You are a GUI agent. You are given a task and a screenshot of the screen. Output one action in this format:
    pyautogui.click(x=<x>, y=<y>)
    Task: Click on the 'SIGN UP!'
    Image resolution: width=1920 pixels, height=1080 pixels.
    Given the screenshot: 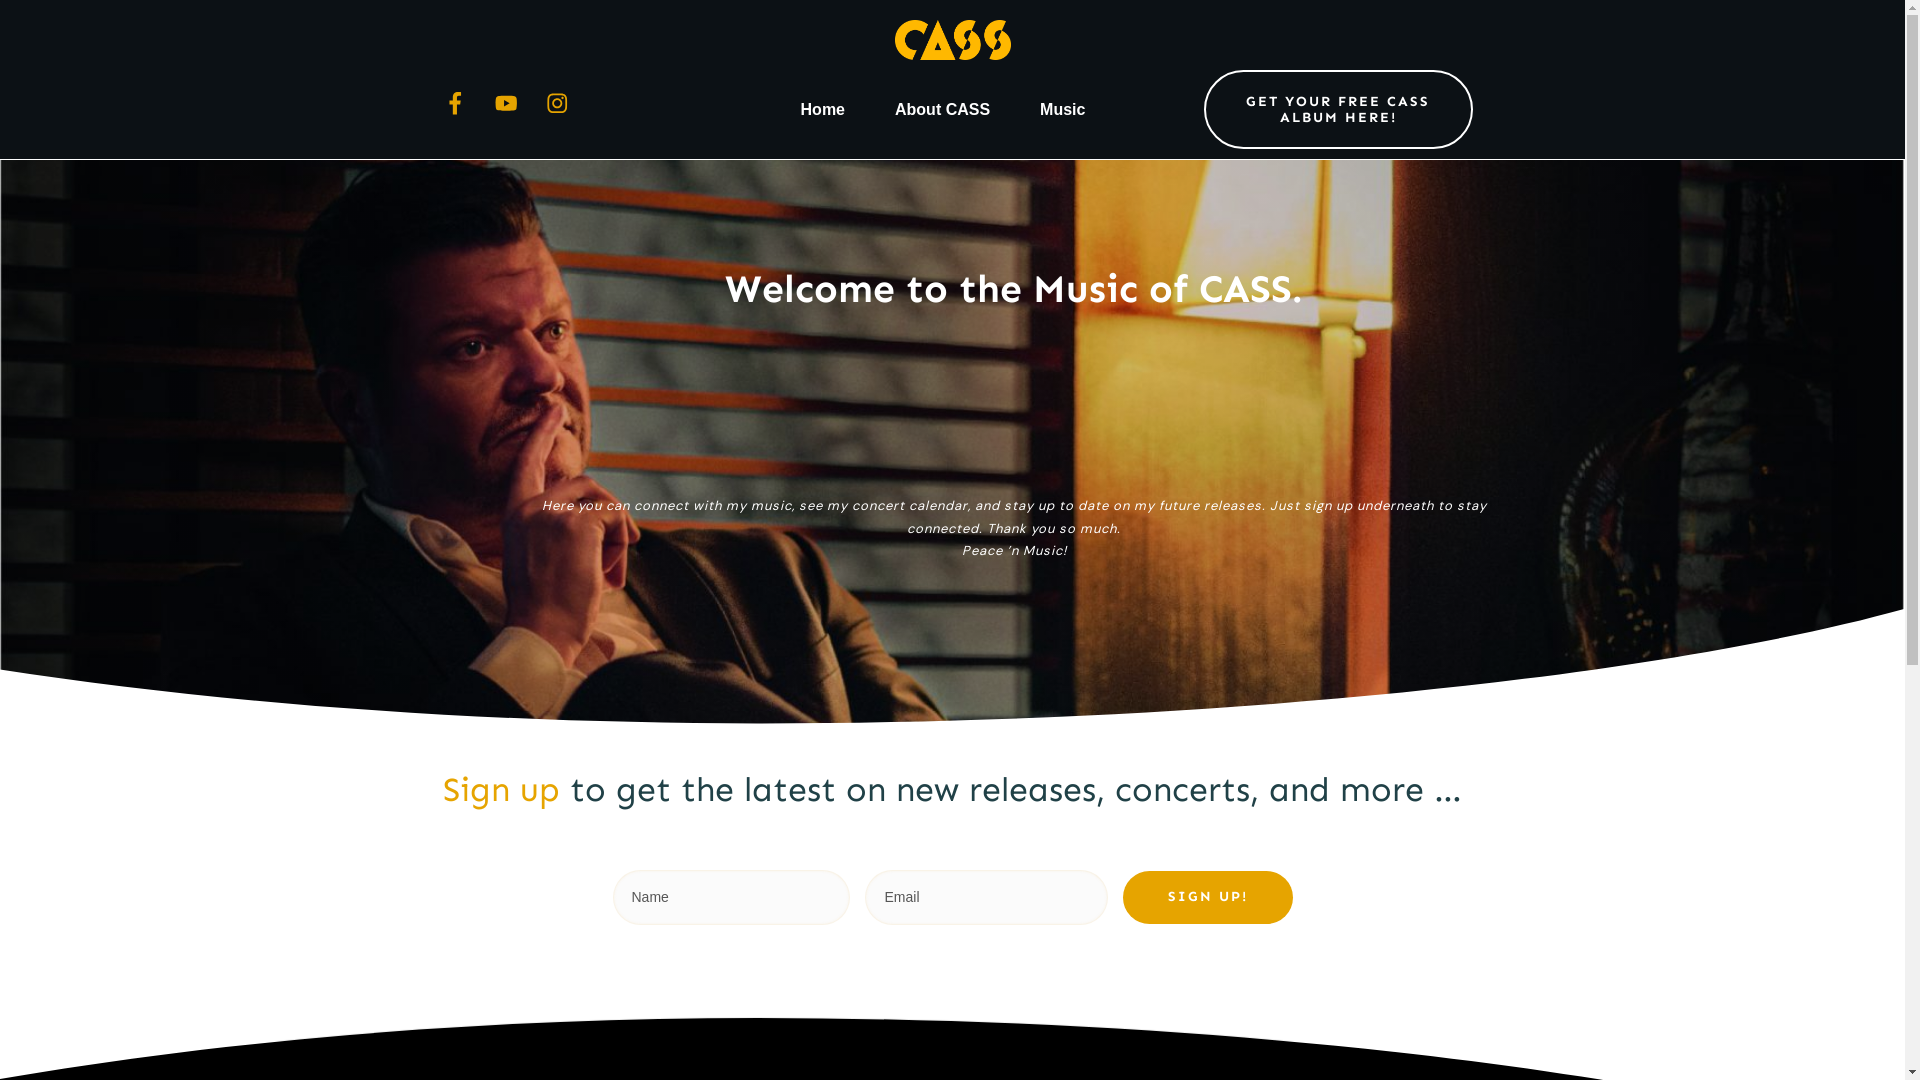 What is the action you would take?
    pyautogui.click(x=1207, y=896)
    